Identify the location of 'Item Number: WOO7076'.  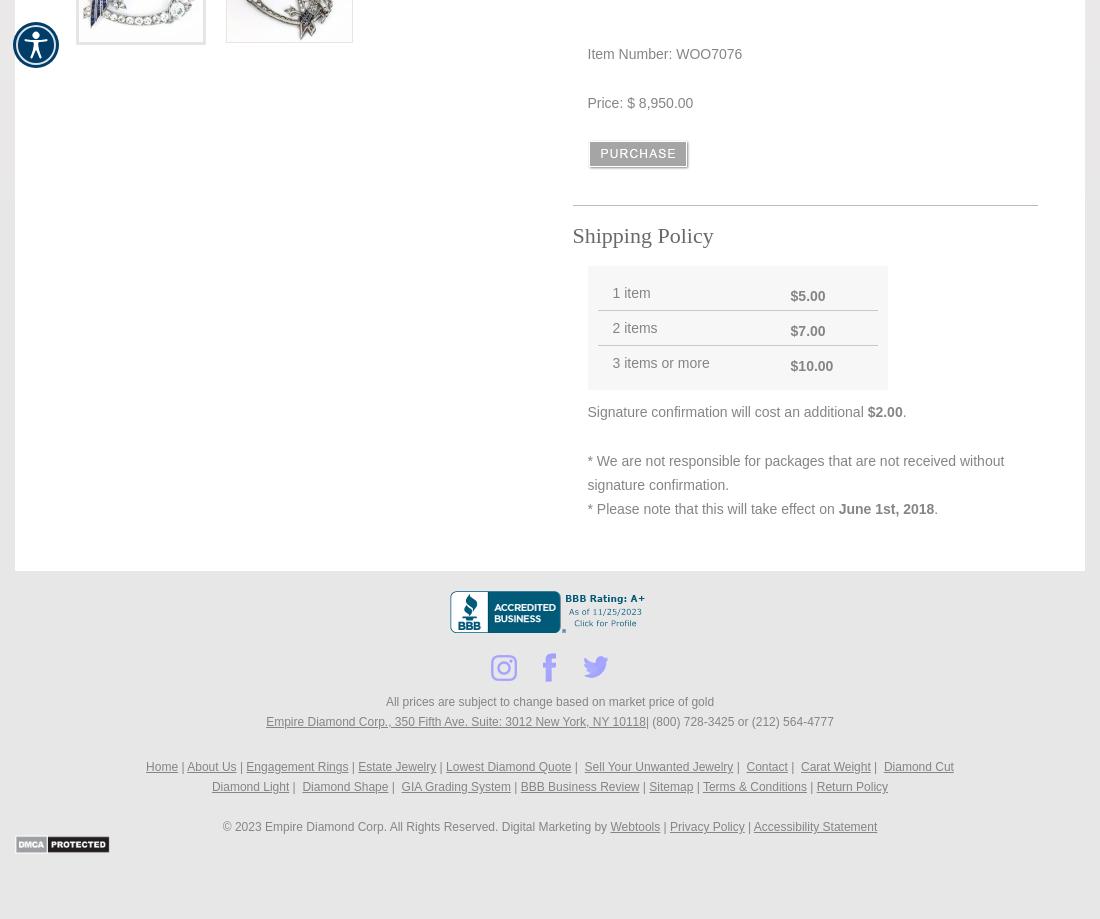
(664, 54).